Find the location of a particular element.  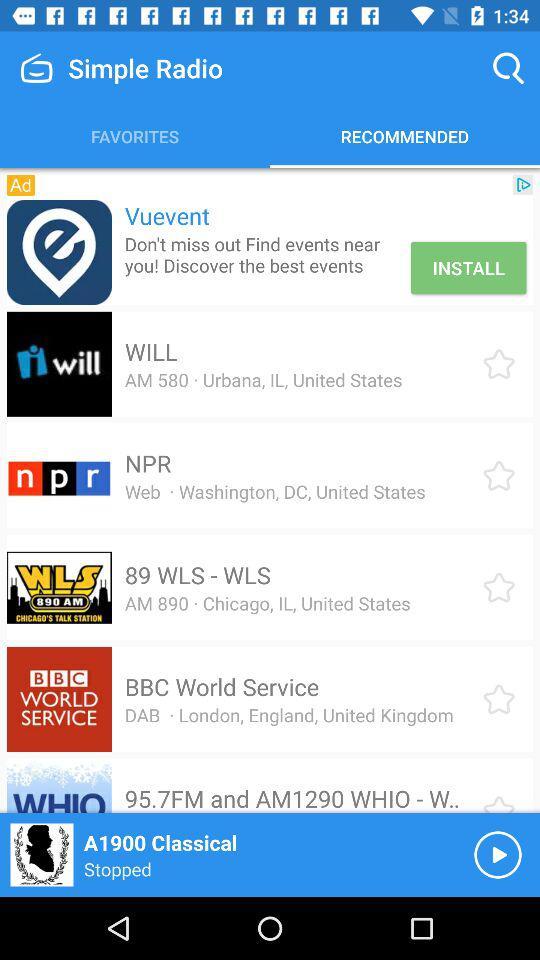

item above recommended icon is located at coordinates (508, 68).